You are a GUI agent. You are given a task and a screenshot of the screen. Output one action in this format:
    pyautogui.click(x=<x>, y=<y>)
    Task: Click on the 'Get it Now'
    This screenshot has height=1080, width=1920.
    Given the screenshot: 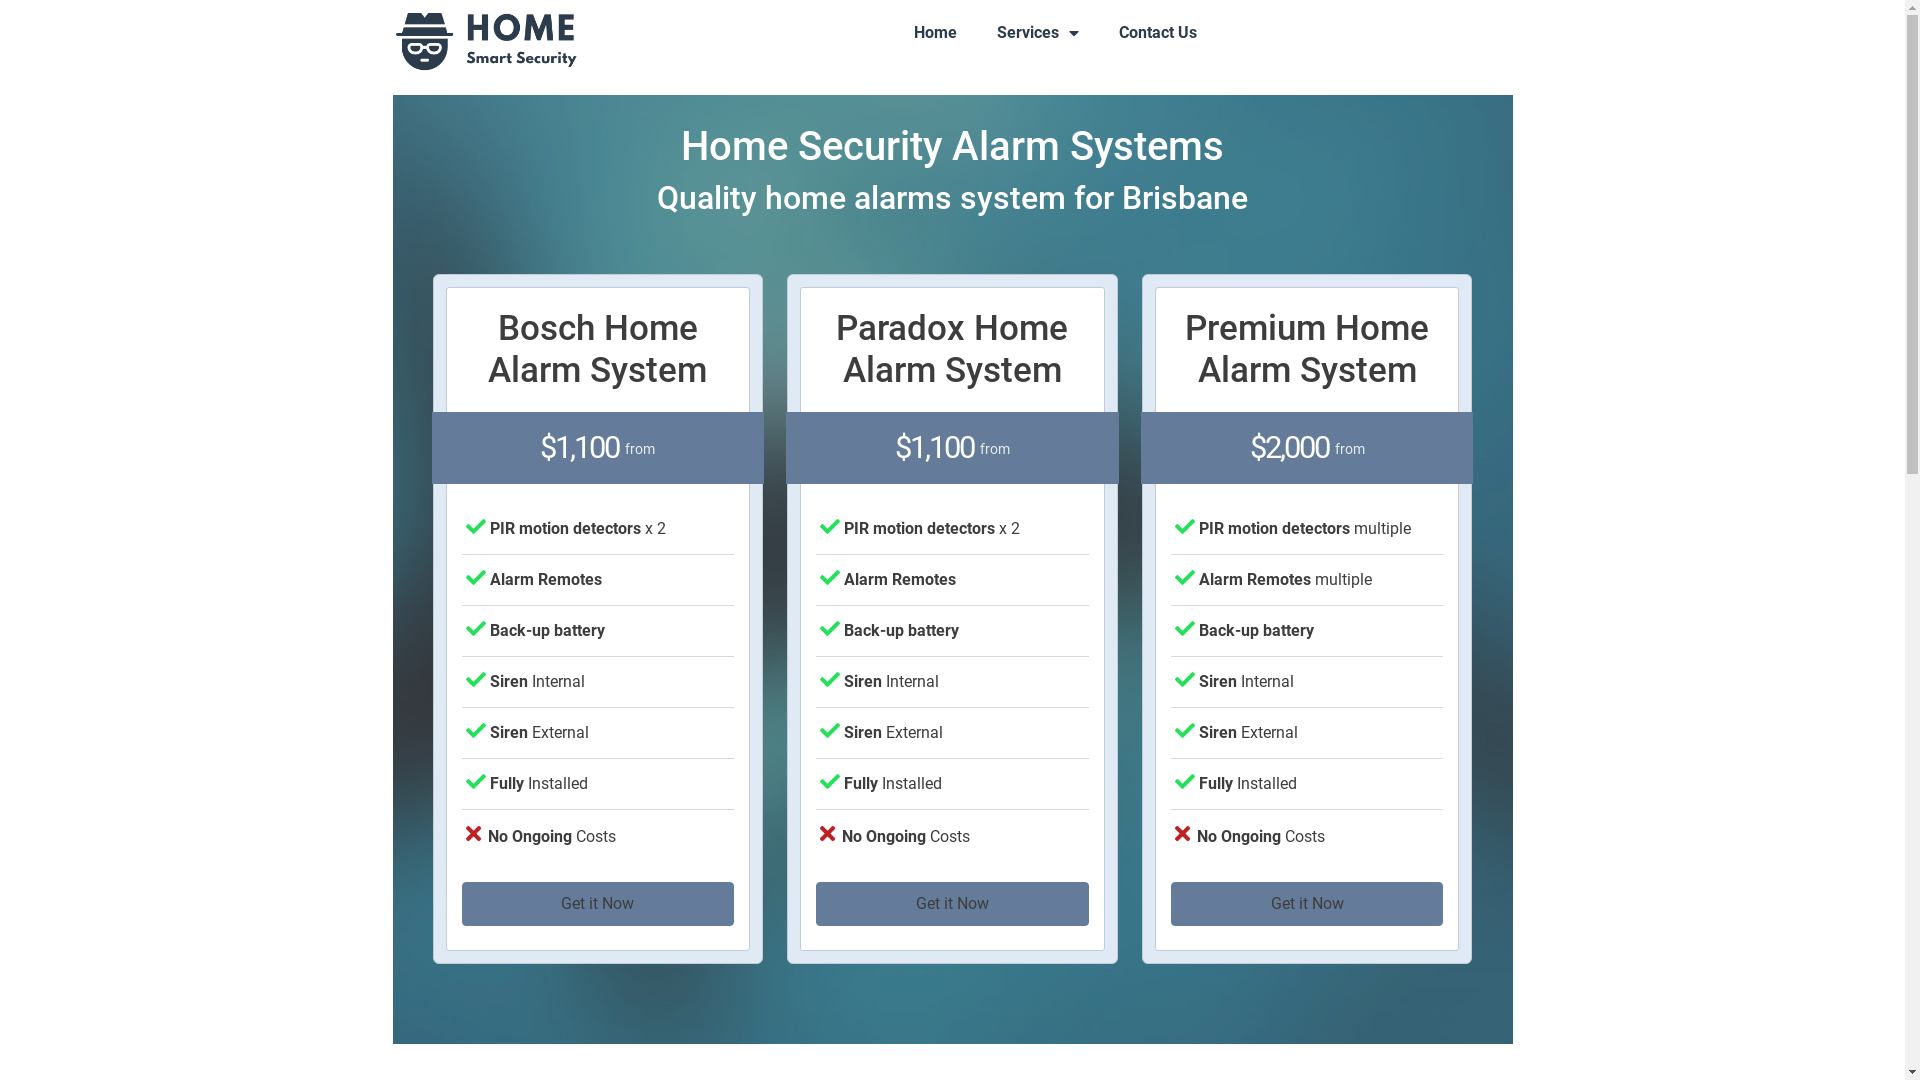 What is the action you would take?
    pyautogui.click(x=597, y=903)
    